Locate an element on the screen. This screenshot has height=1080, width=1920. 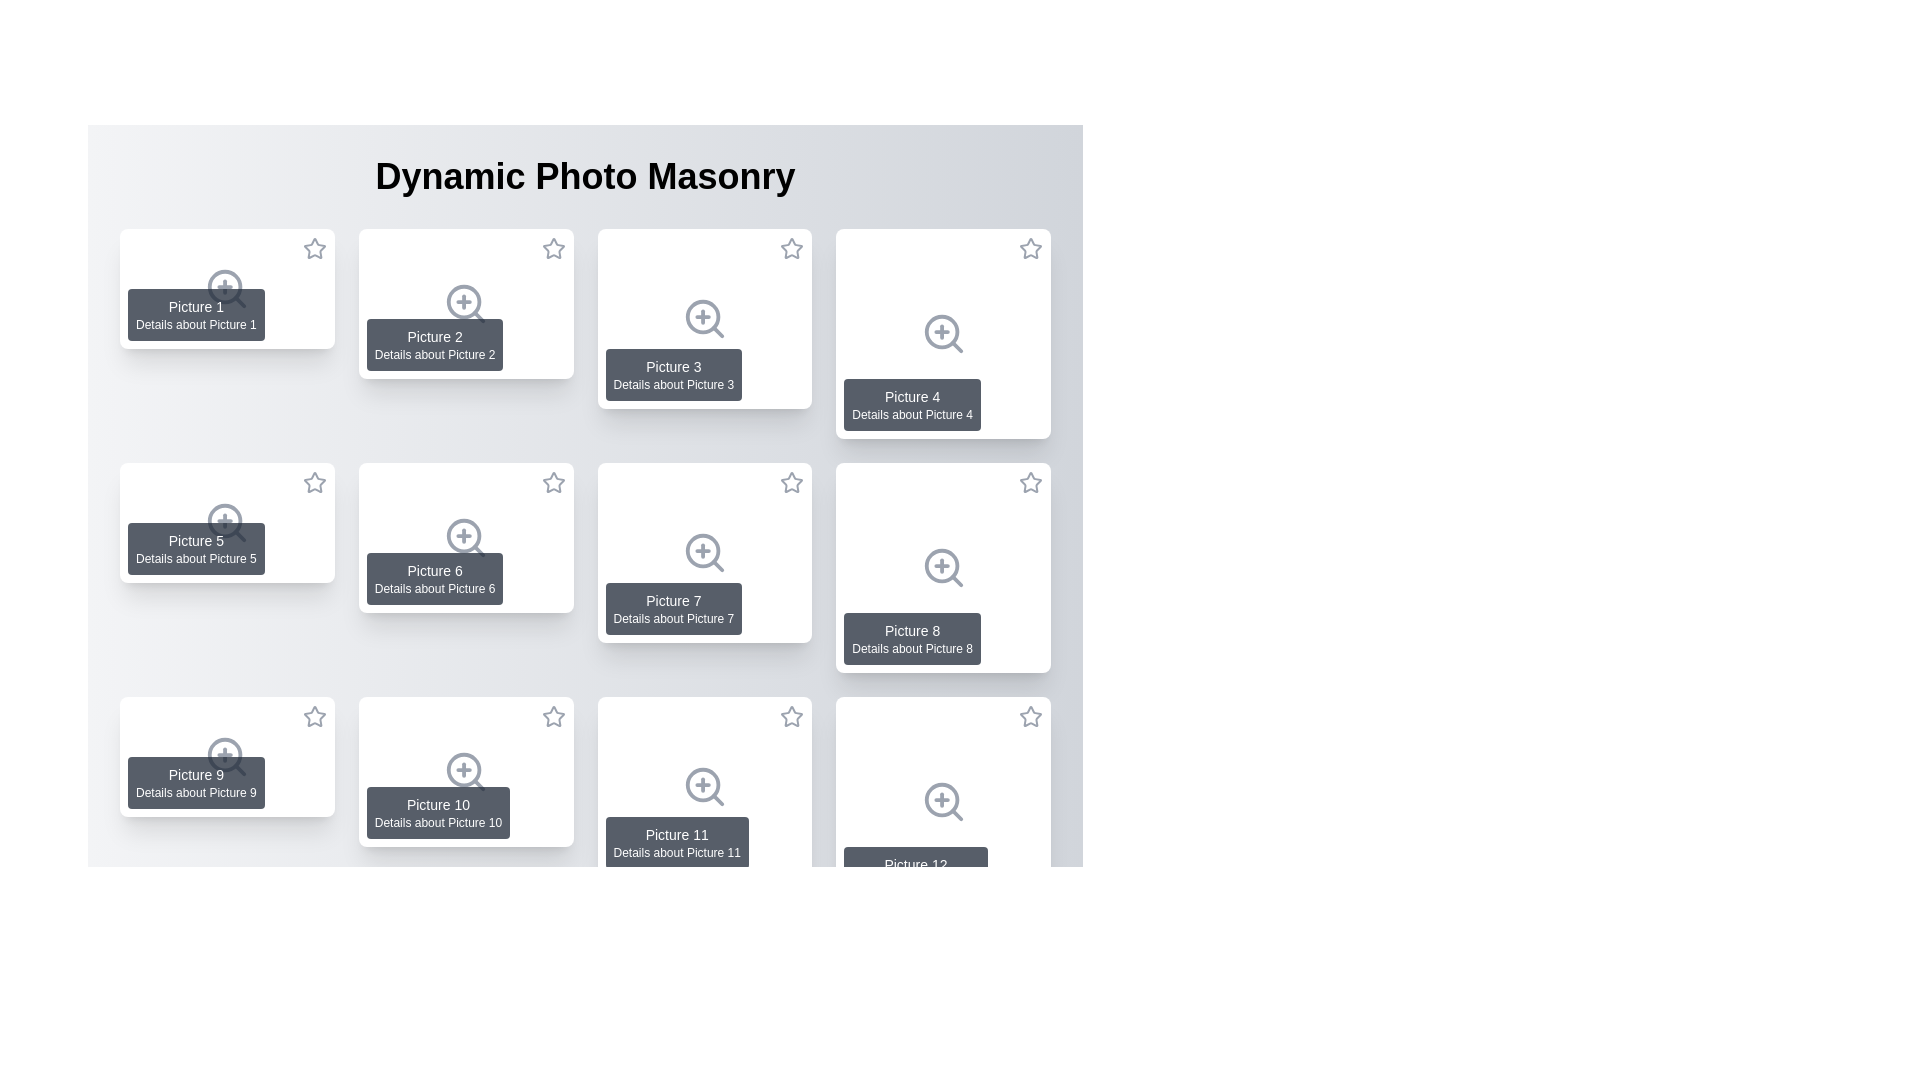
the circular icon with a plus sign, which is located at the lower center of the image card labeled 'Picture 10' is located at coordinates (463, 769).